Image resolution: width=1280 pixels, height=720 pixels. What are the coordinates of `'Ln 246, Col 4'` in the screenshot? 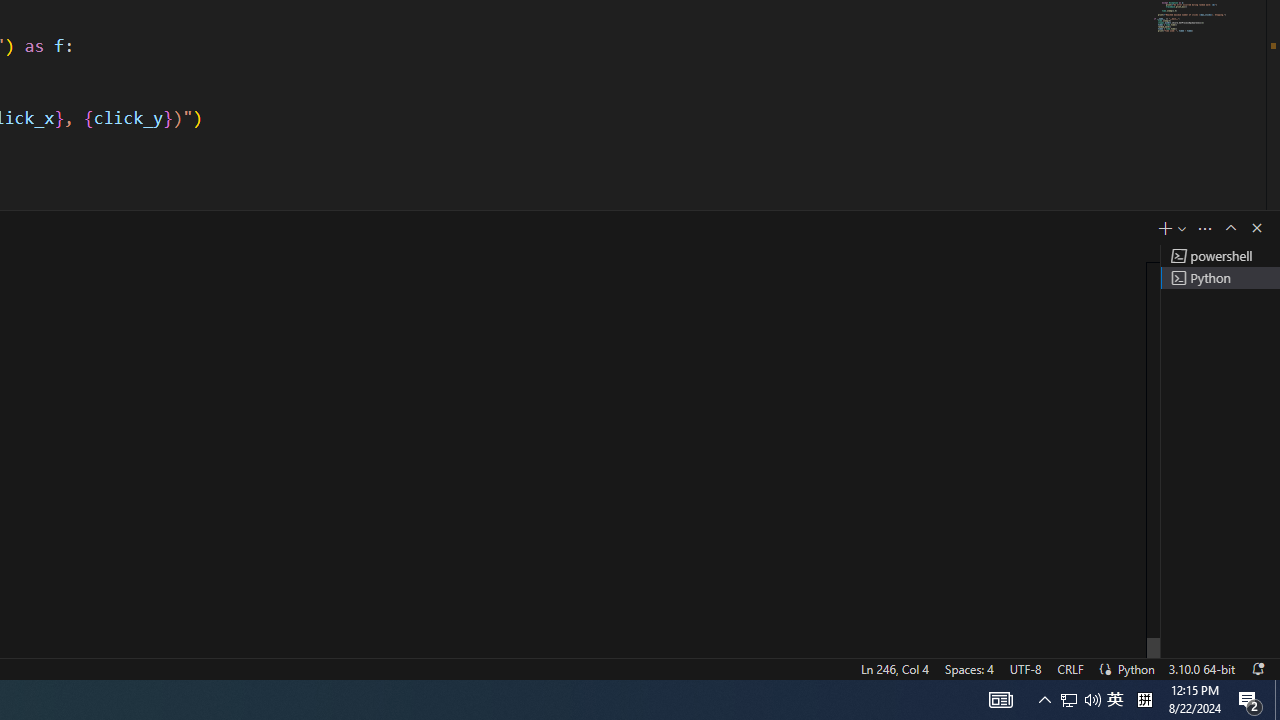 It's located at (893, 668).